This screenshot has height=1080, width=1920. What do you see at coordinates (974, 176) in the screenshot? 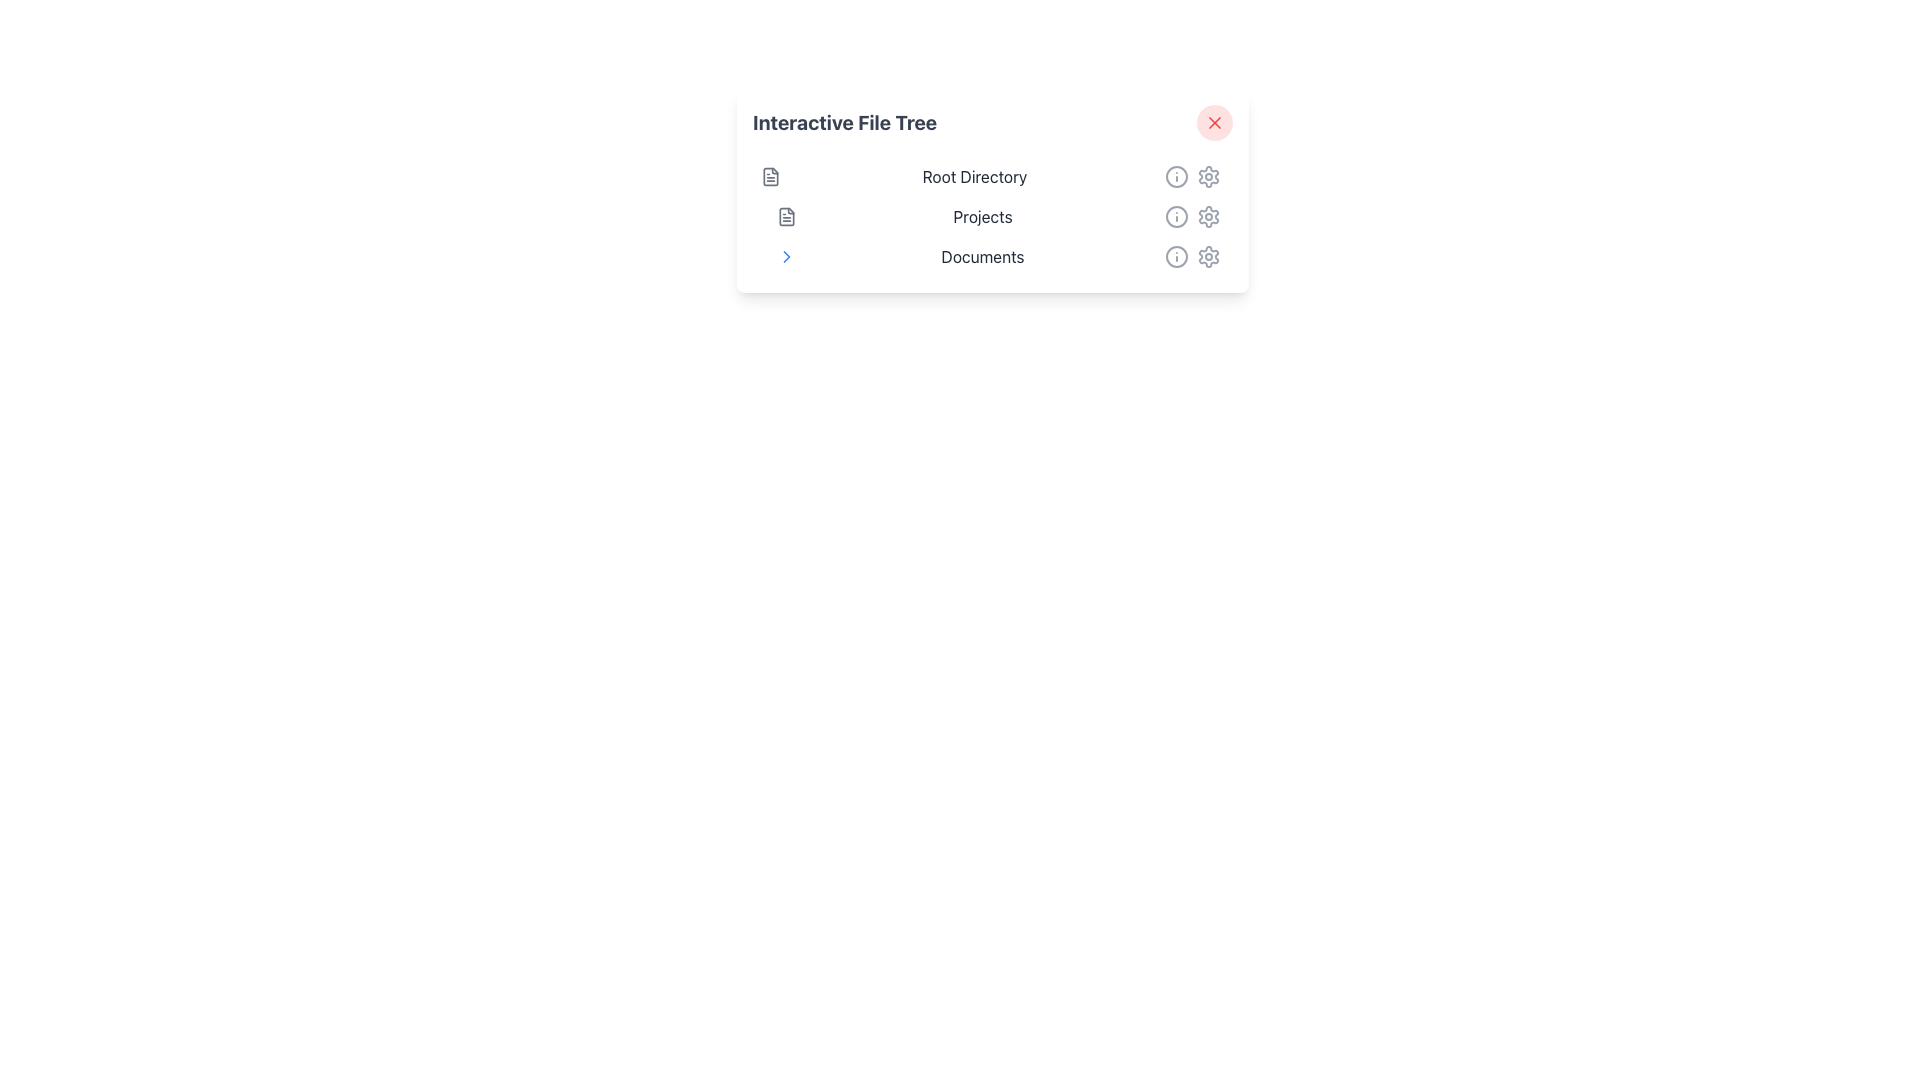
I see `the text label displaying the name of a file directory in the file navigation tree, positioned centrally between two icons` at bounding box center [974, 176].